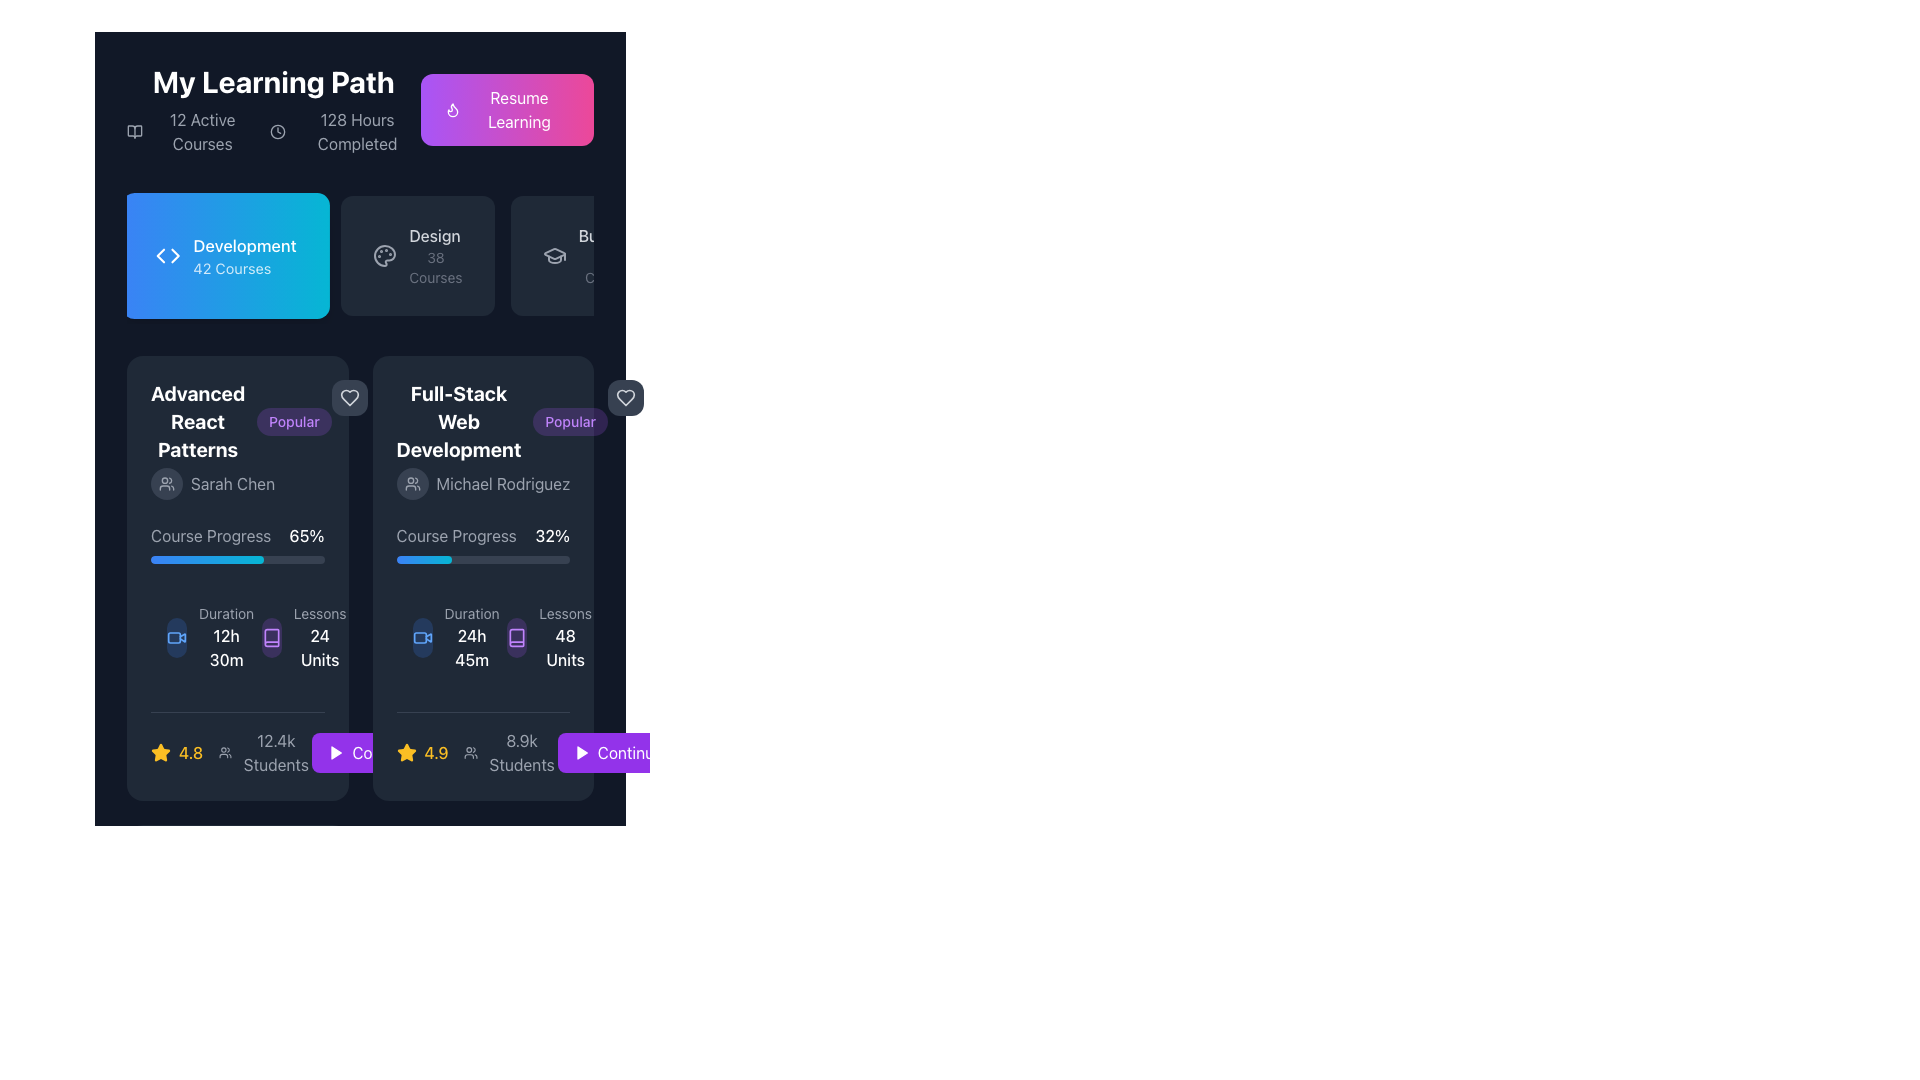 Image resolution: width=1920 pixels, height=1080 pixels. I want to click on the 'Continue' button with a purple background and white text using keyboard navigation, so click(629, 752).